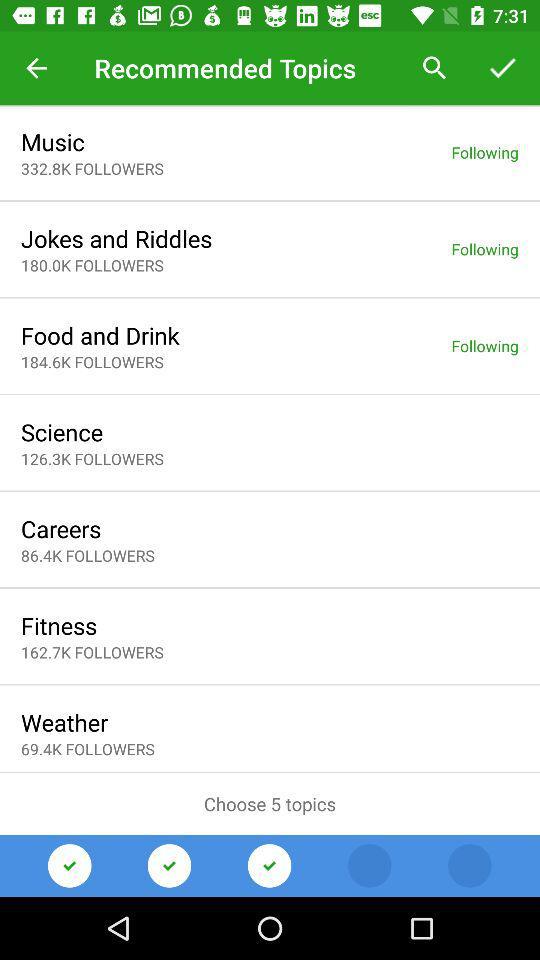 This screenshot has width=540, height=960. Describe the element at coordinates (36, 68) in the screenshot. I see `app next to recommended topics icon` at that location.